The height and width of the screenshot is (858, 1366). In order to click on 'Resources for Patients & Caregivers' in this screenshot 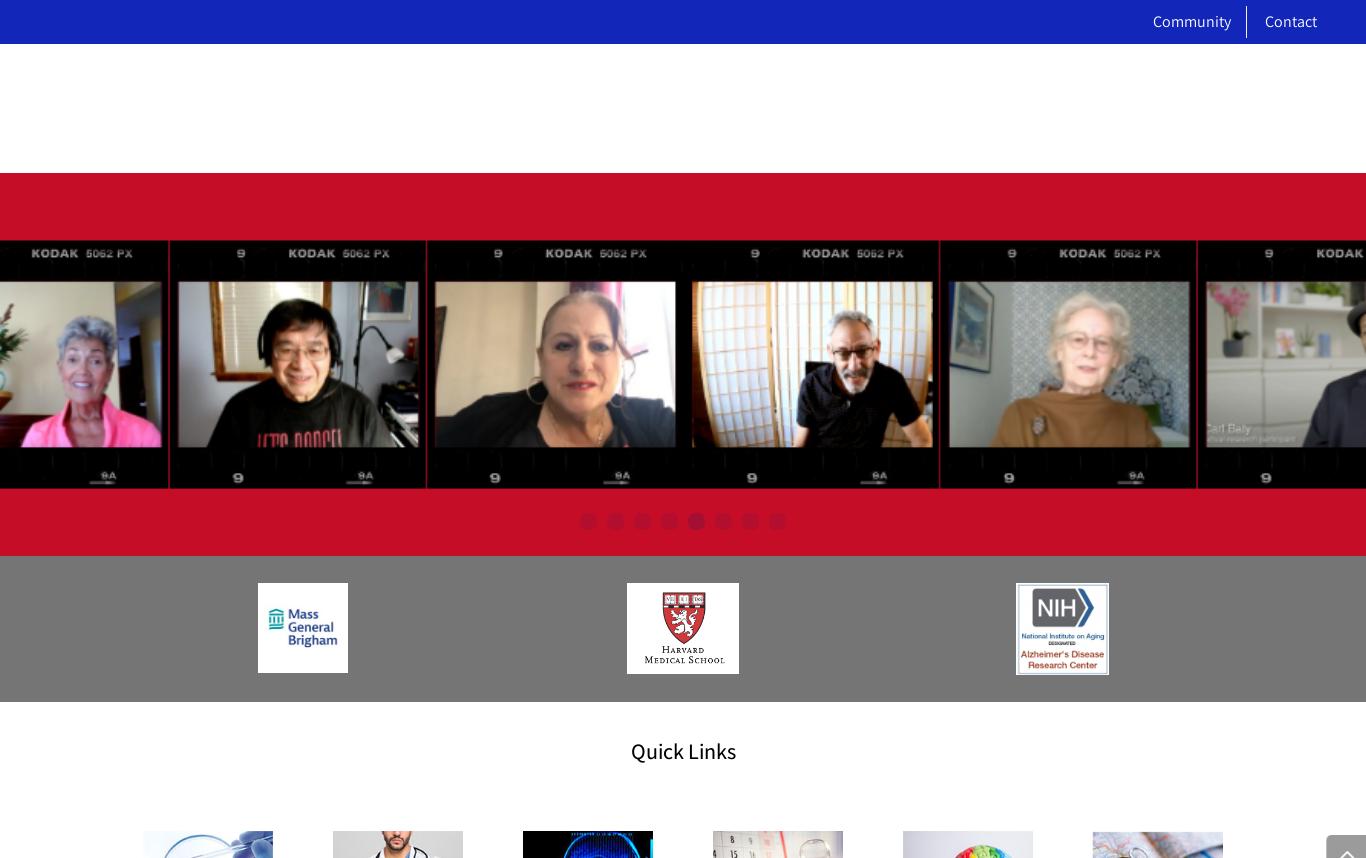, I will do `click(998, 252)`.